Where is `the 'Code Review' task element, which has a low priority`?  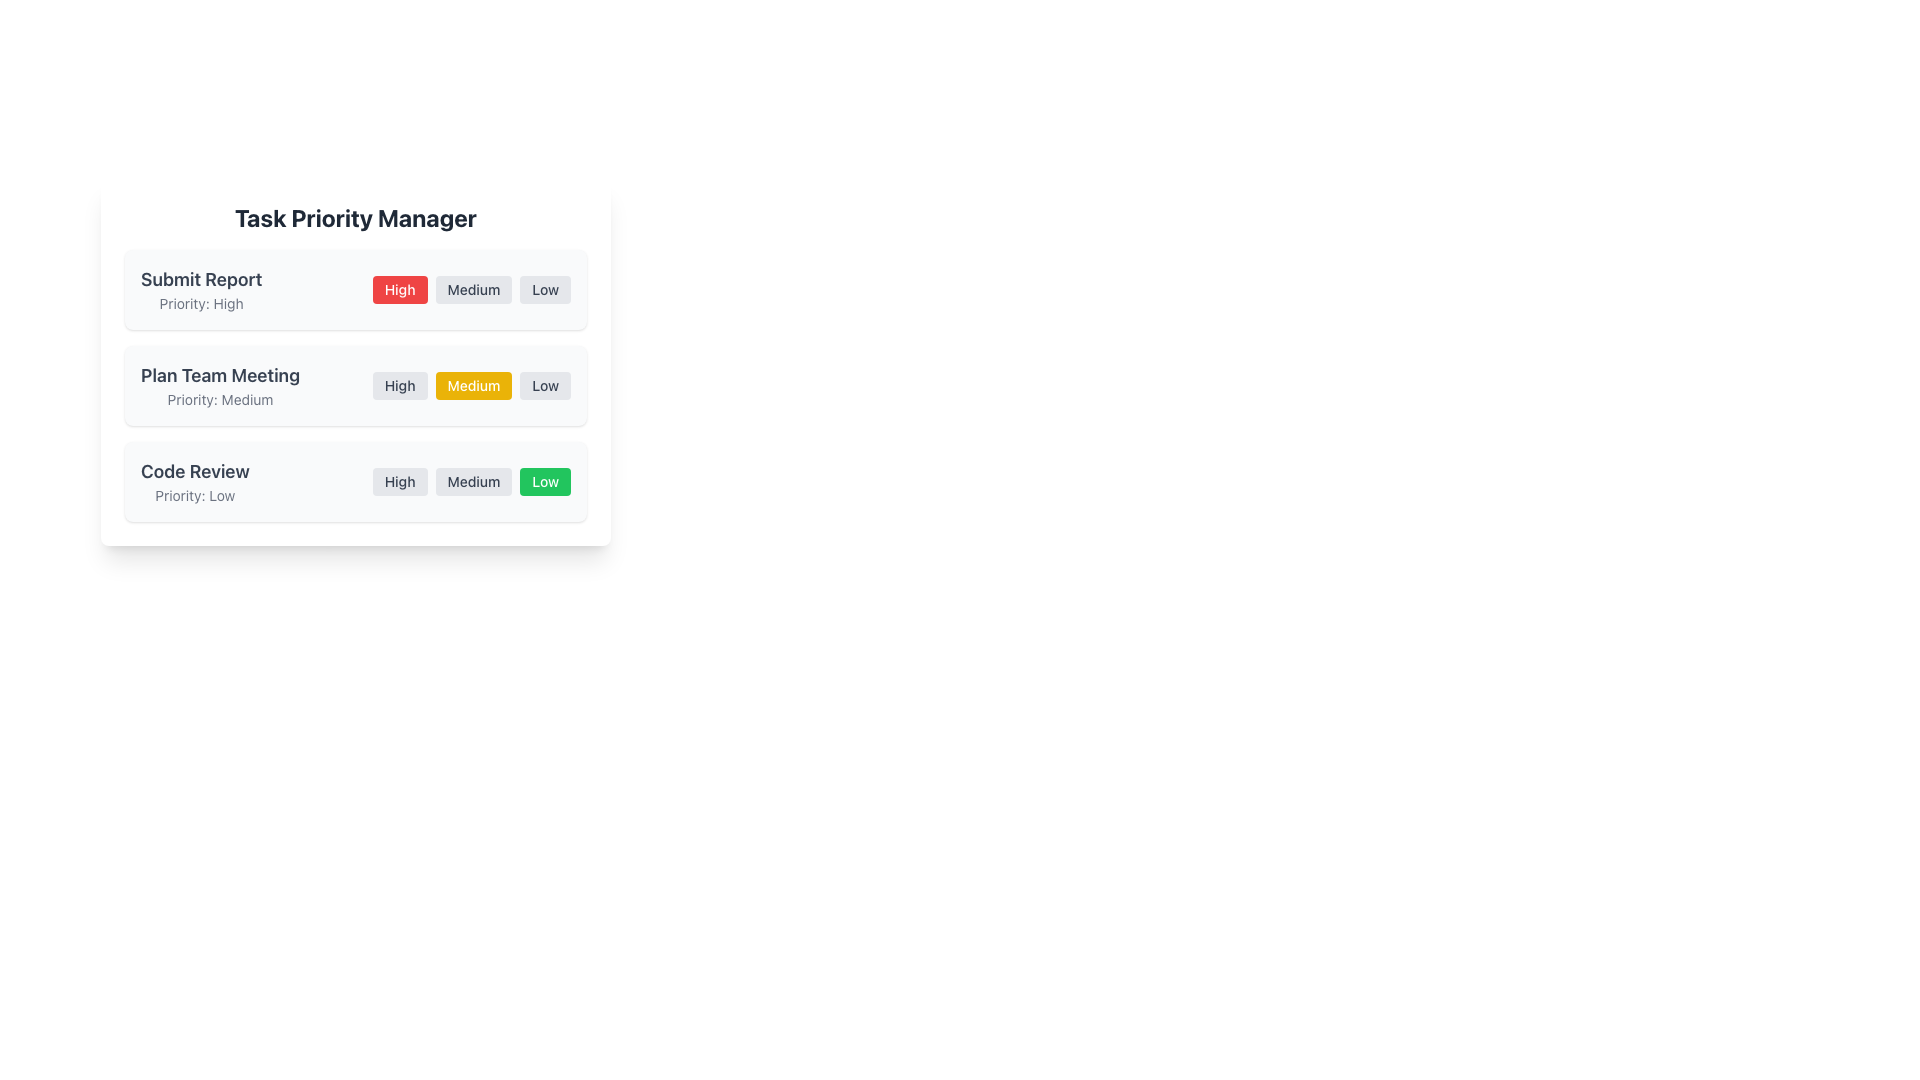 the 'Code Review' task element, which has a low priority is located at coordinates (195, 482).